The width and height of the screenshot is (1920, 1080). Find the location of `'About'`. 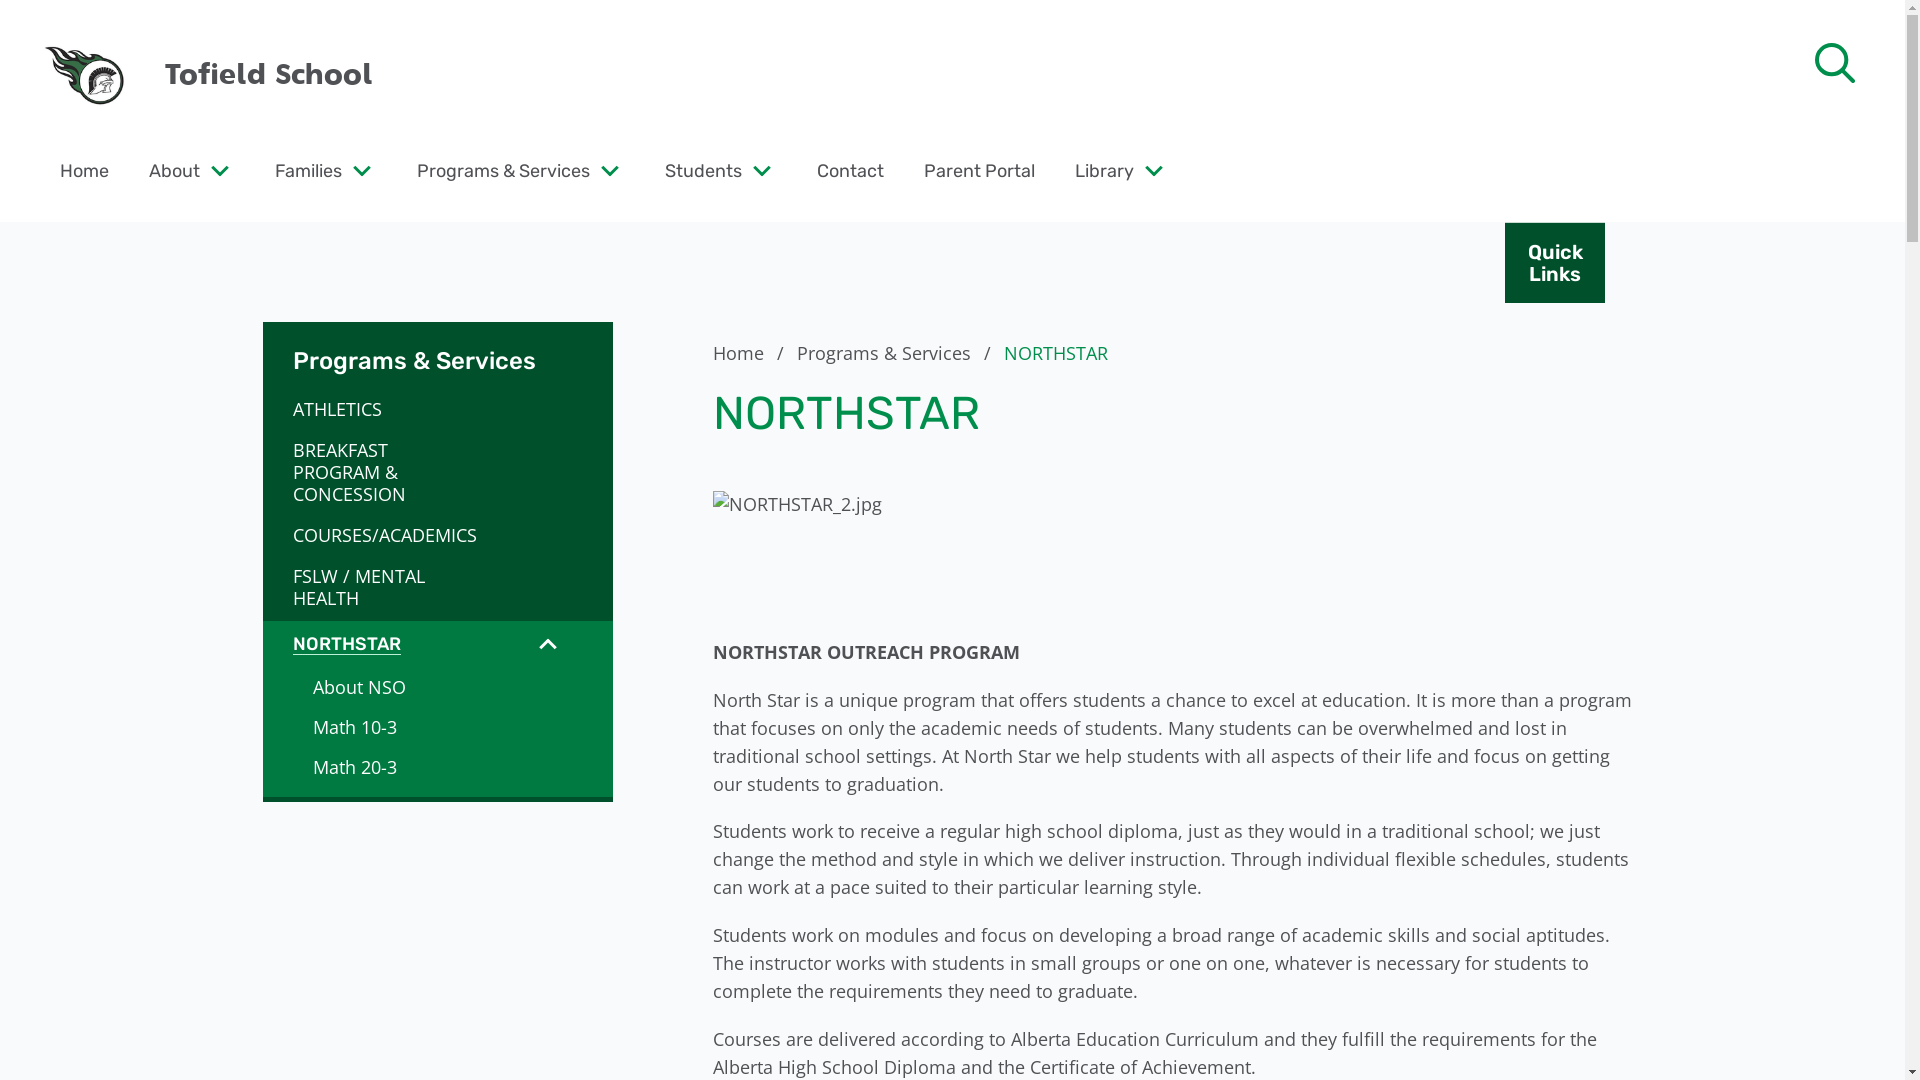

'About' is located at coordinates (174, 169).